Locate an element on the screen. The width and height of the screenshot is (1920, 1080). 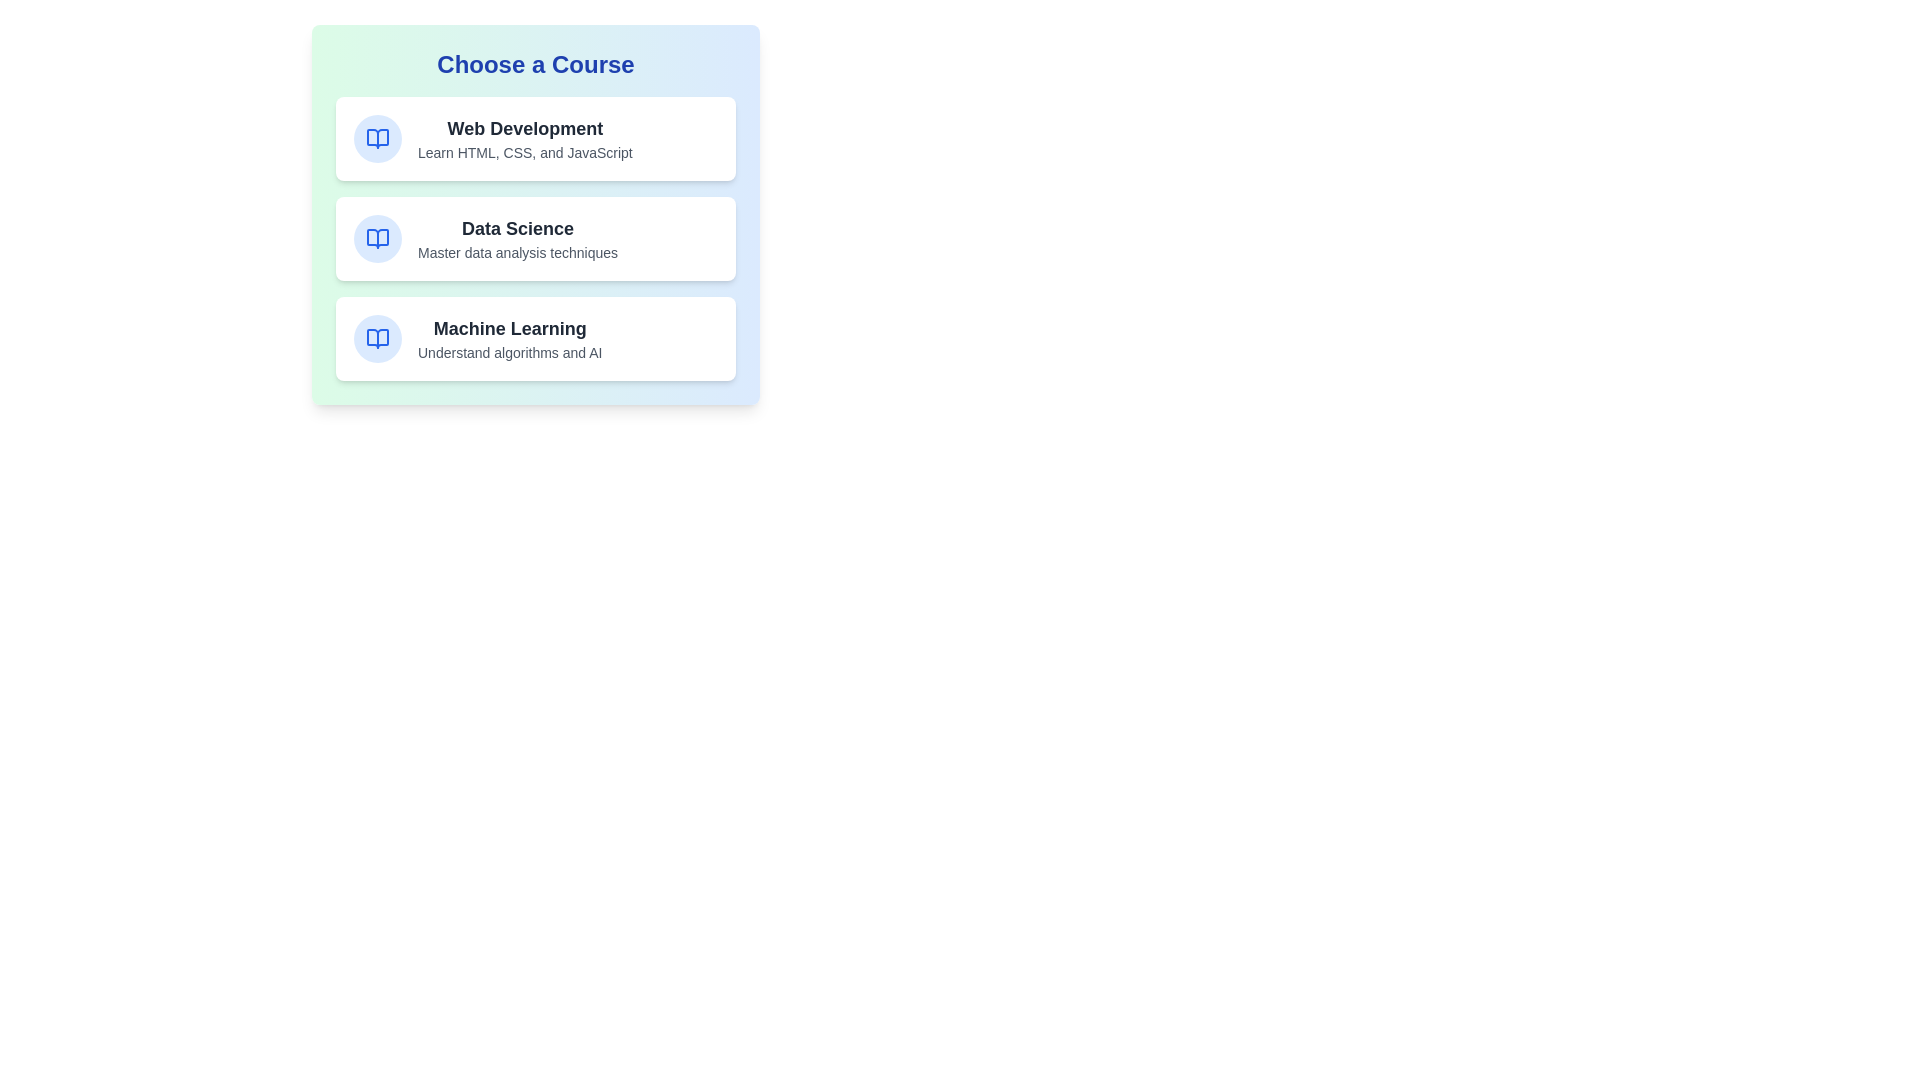
the 'Machine Learning' text label, which is styled in bold, large font and located in the 'Choose a Course' section as the title of the third listed course is located at coordinates (510, 327).